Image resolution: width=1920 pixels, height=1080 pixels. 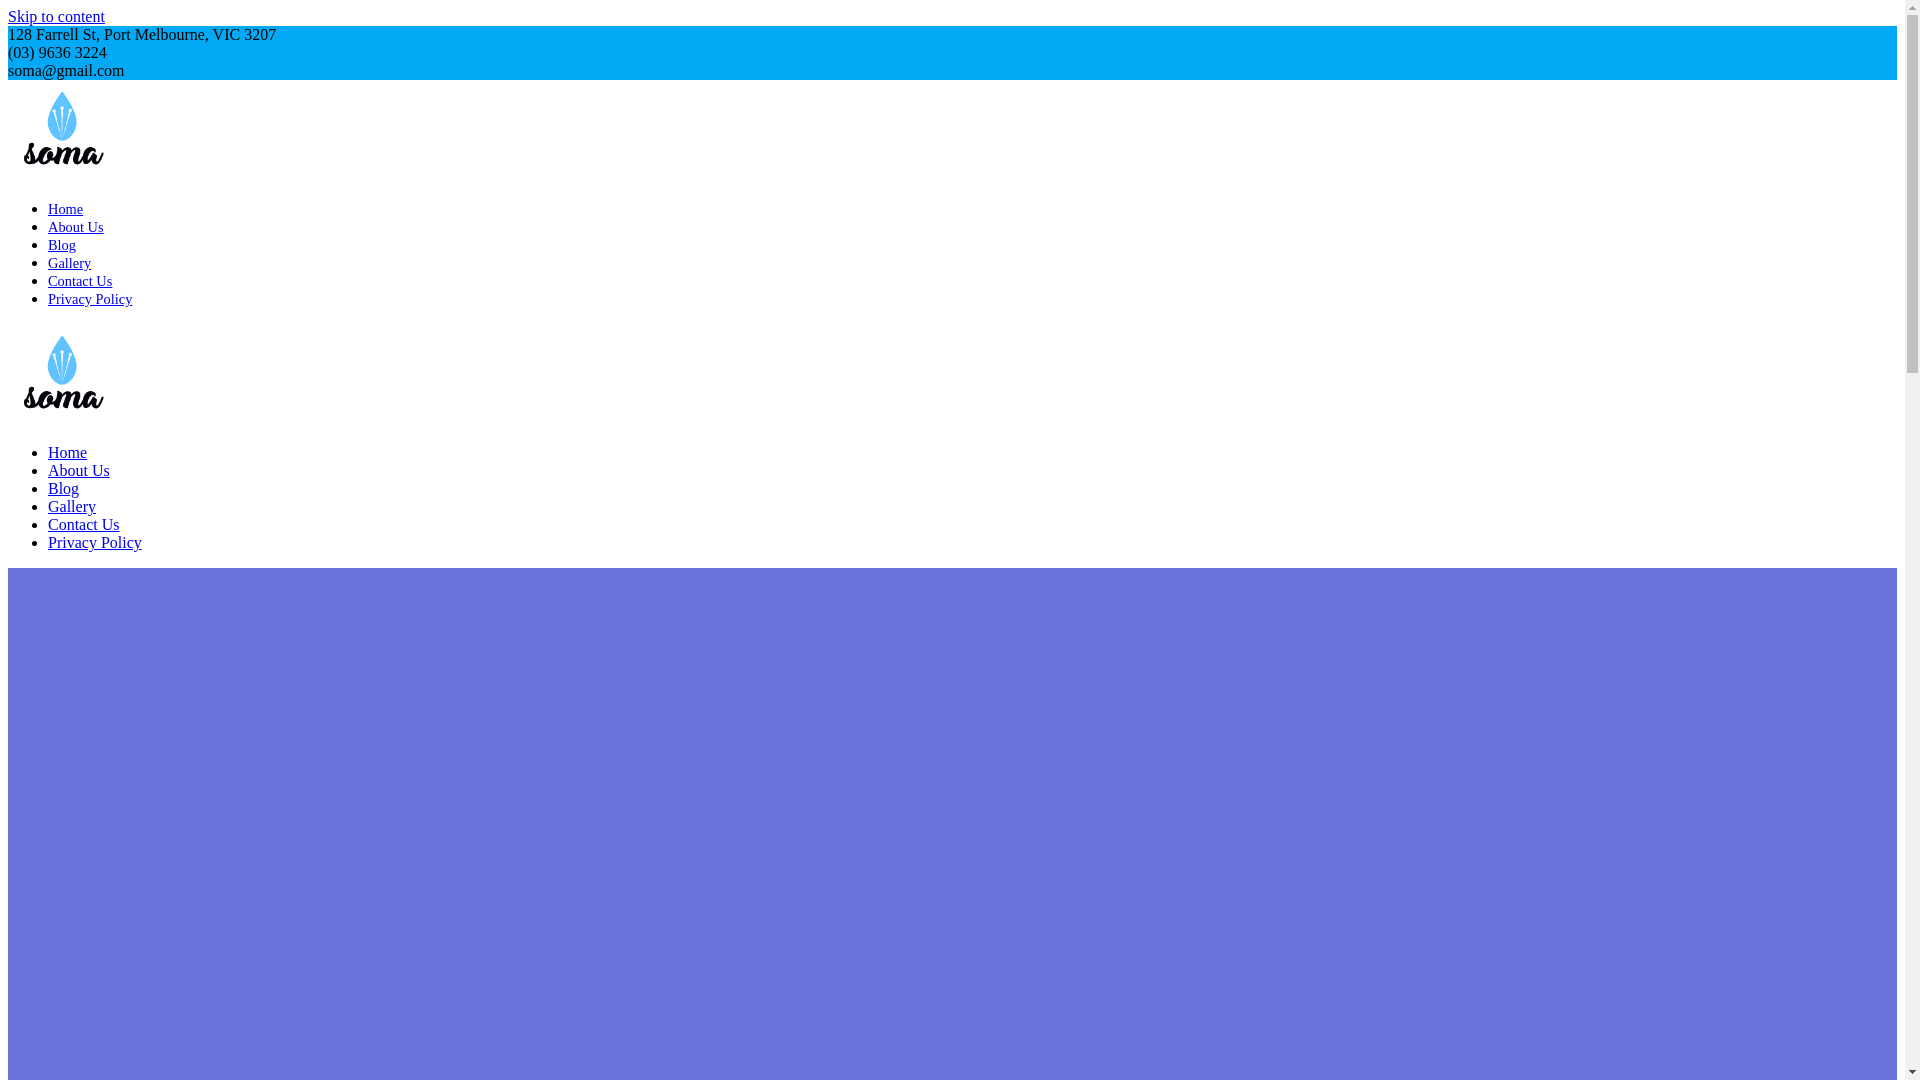 I want to click on 'Blog', so click(x=48, y=488).